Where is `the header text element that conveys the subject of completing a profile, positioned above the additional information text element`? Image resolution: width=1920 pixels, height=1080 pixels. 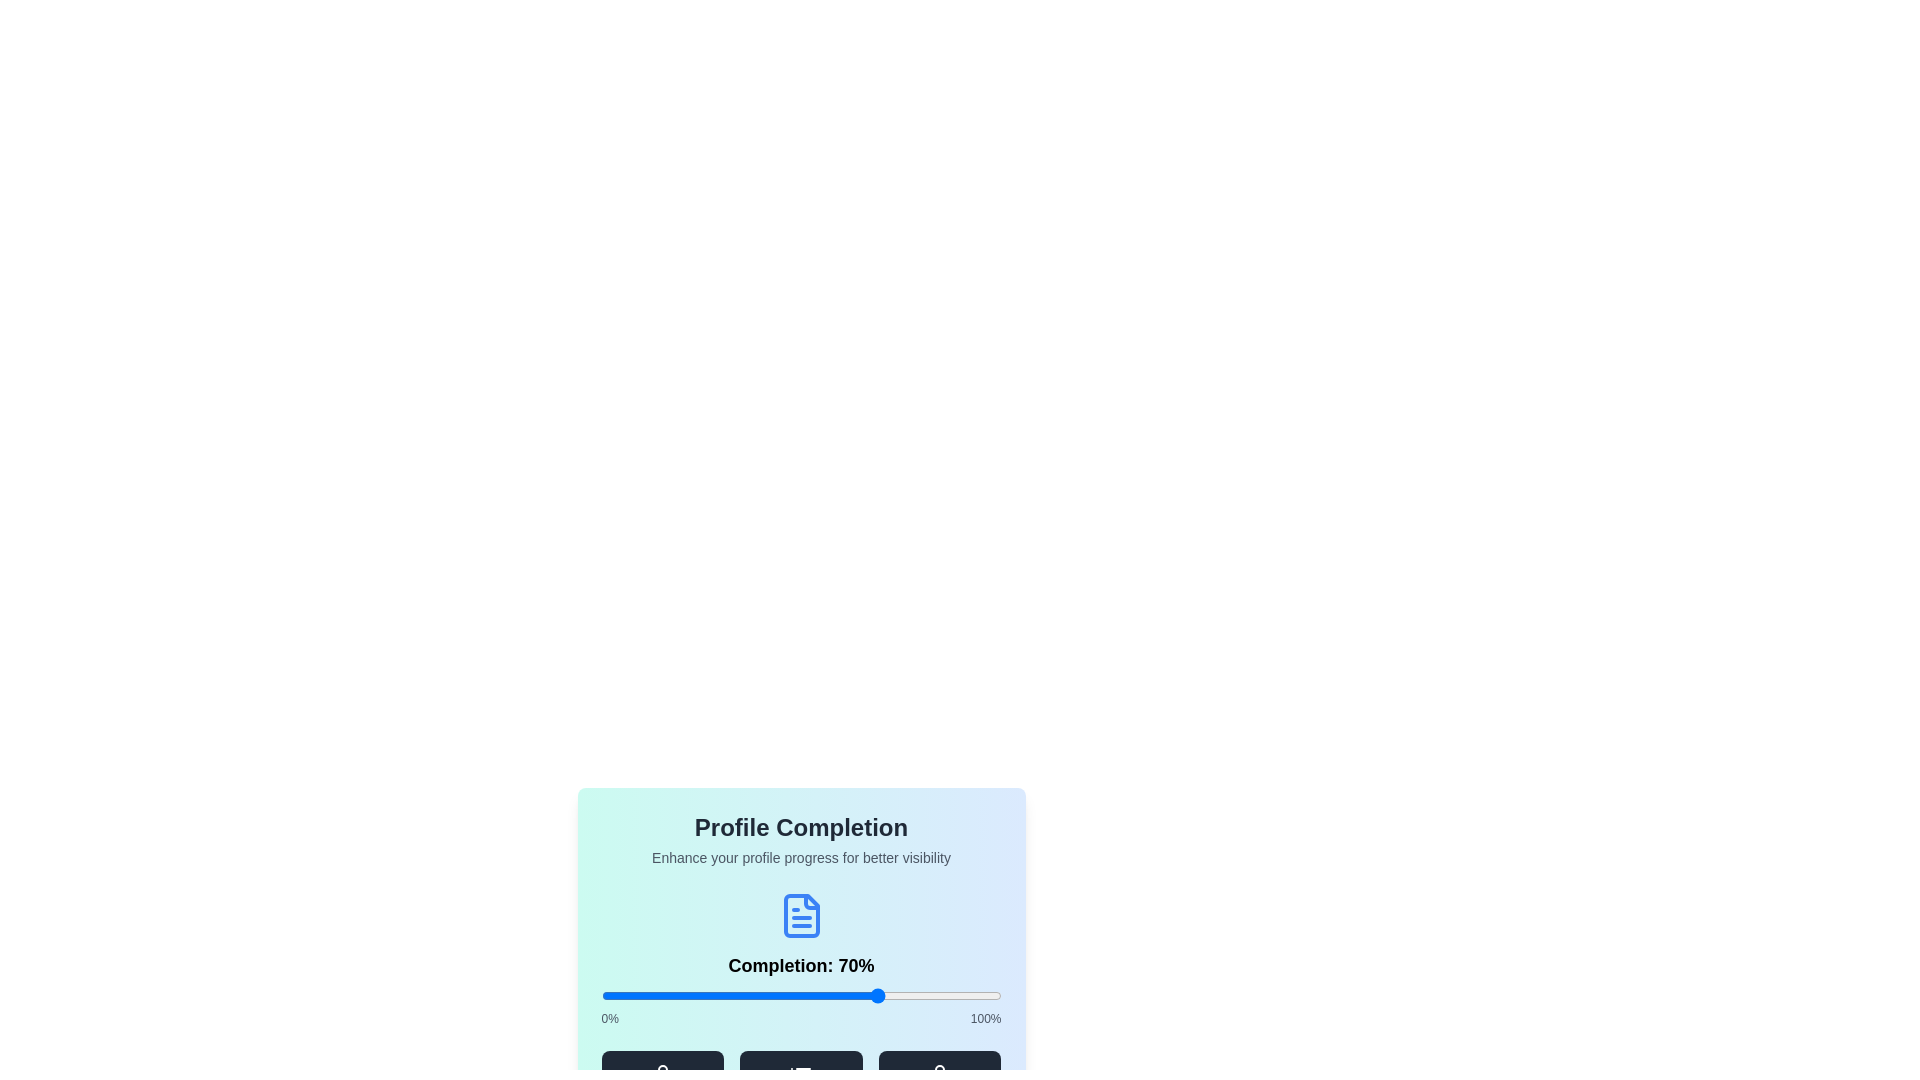 the header text element that conveys the subject of completing a profile, positioned above the additional information text element is located at coordinates (801, 828).